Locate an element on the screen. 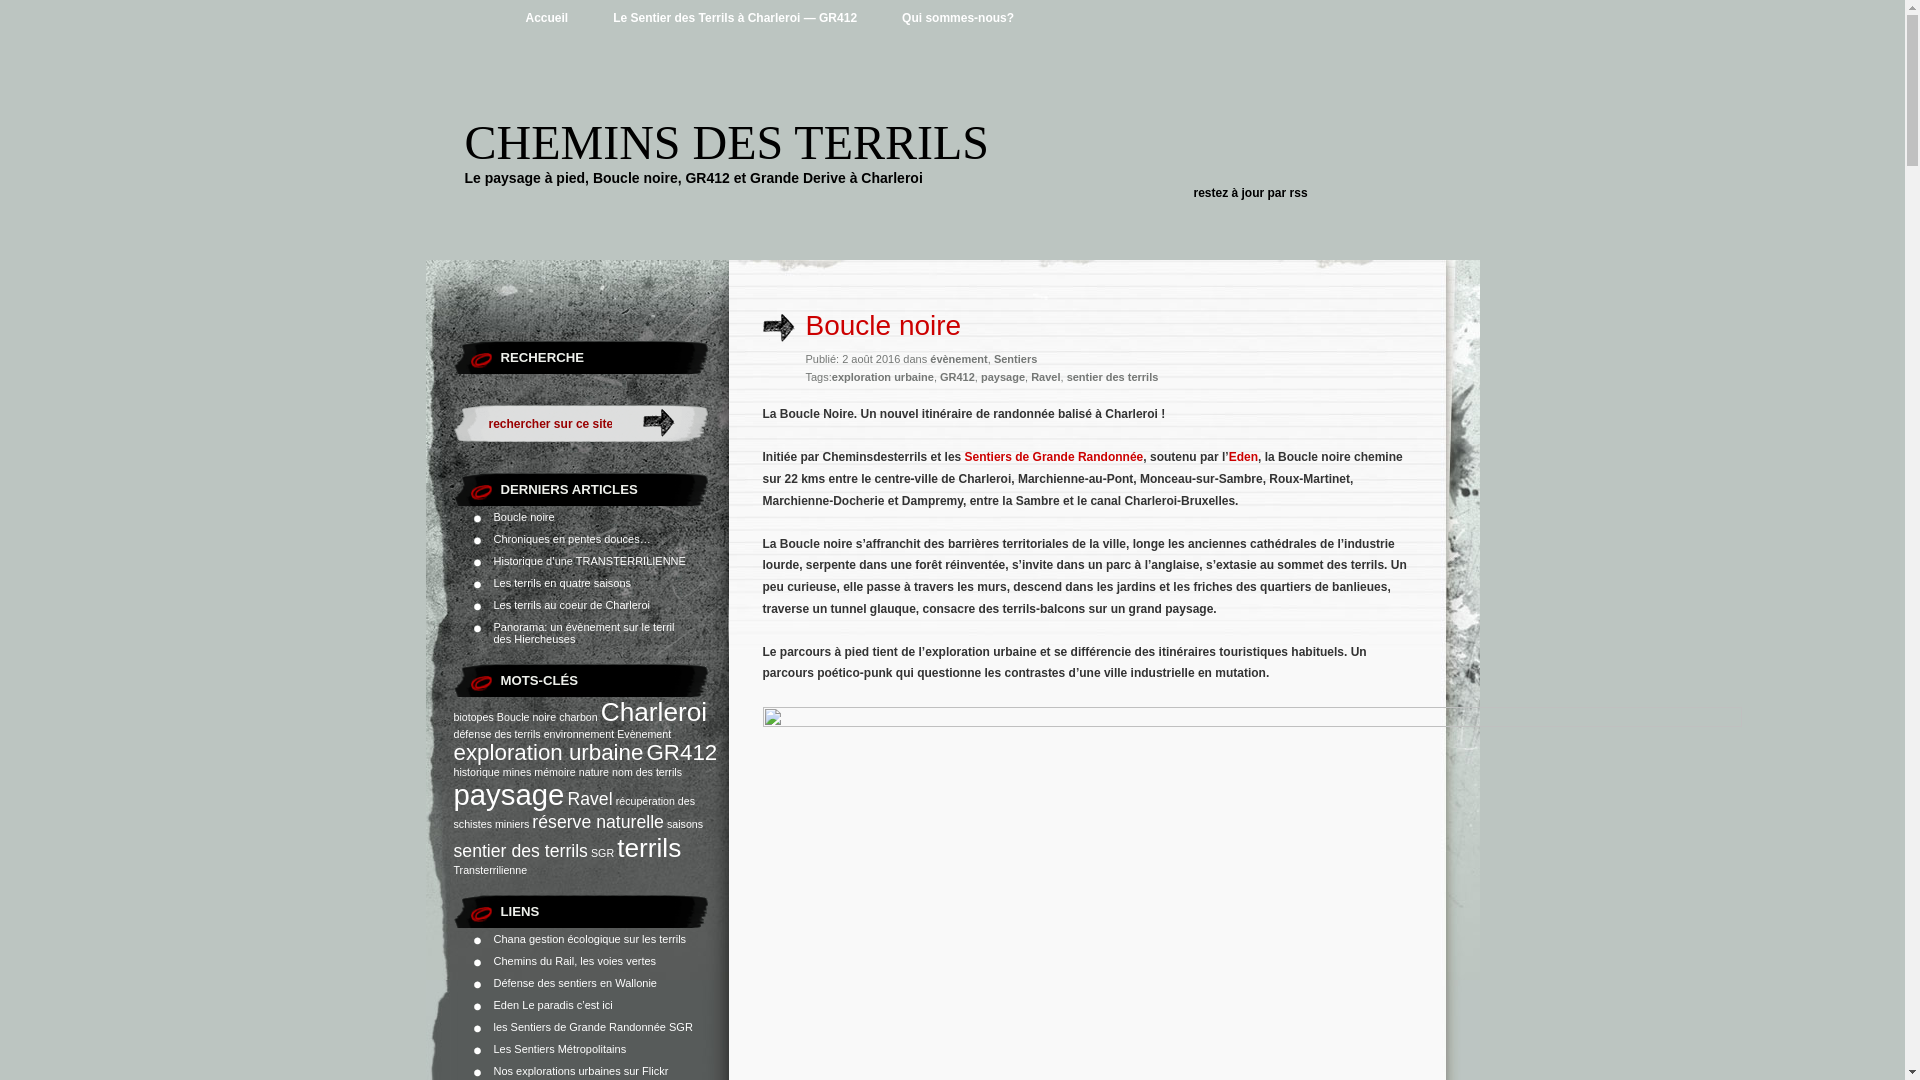  'GR412' is located at coordinates (681, 752).